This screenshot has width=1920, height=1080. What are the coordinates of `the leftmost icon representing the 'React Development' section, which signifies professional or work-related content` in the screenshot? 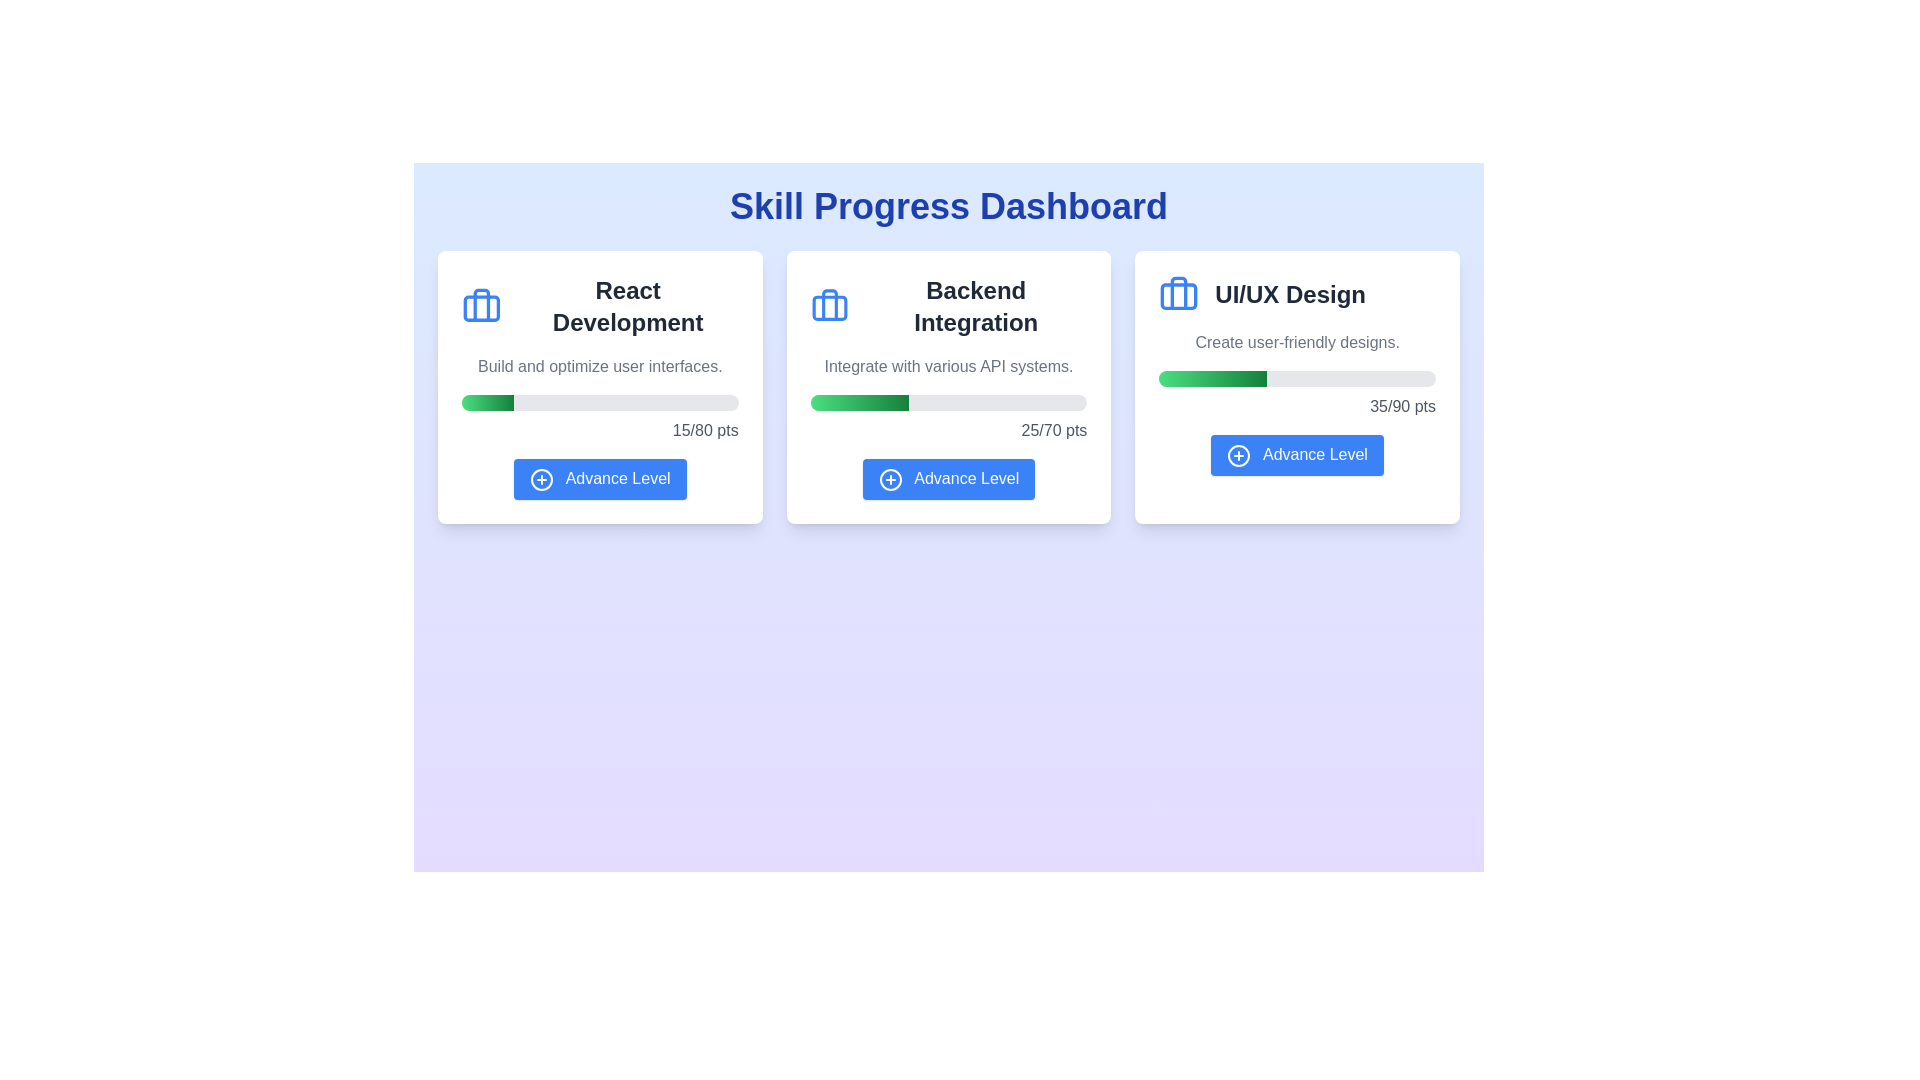 It's located at (481, 305).